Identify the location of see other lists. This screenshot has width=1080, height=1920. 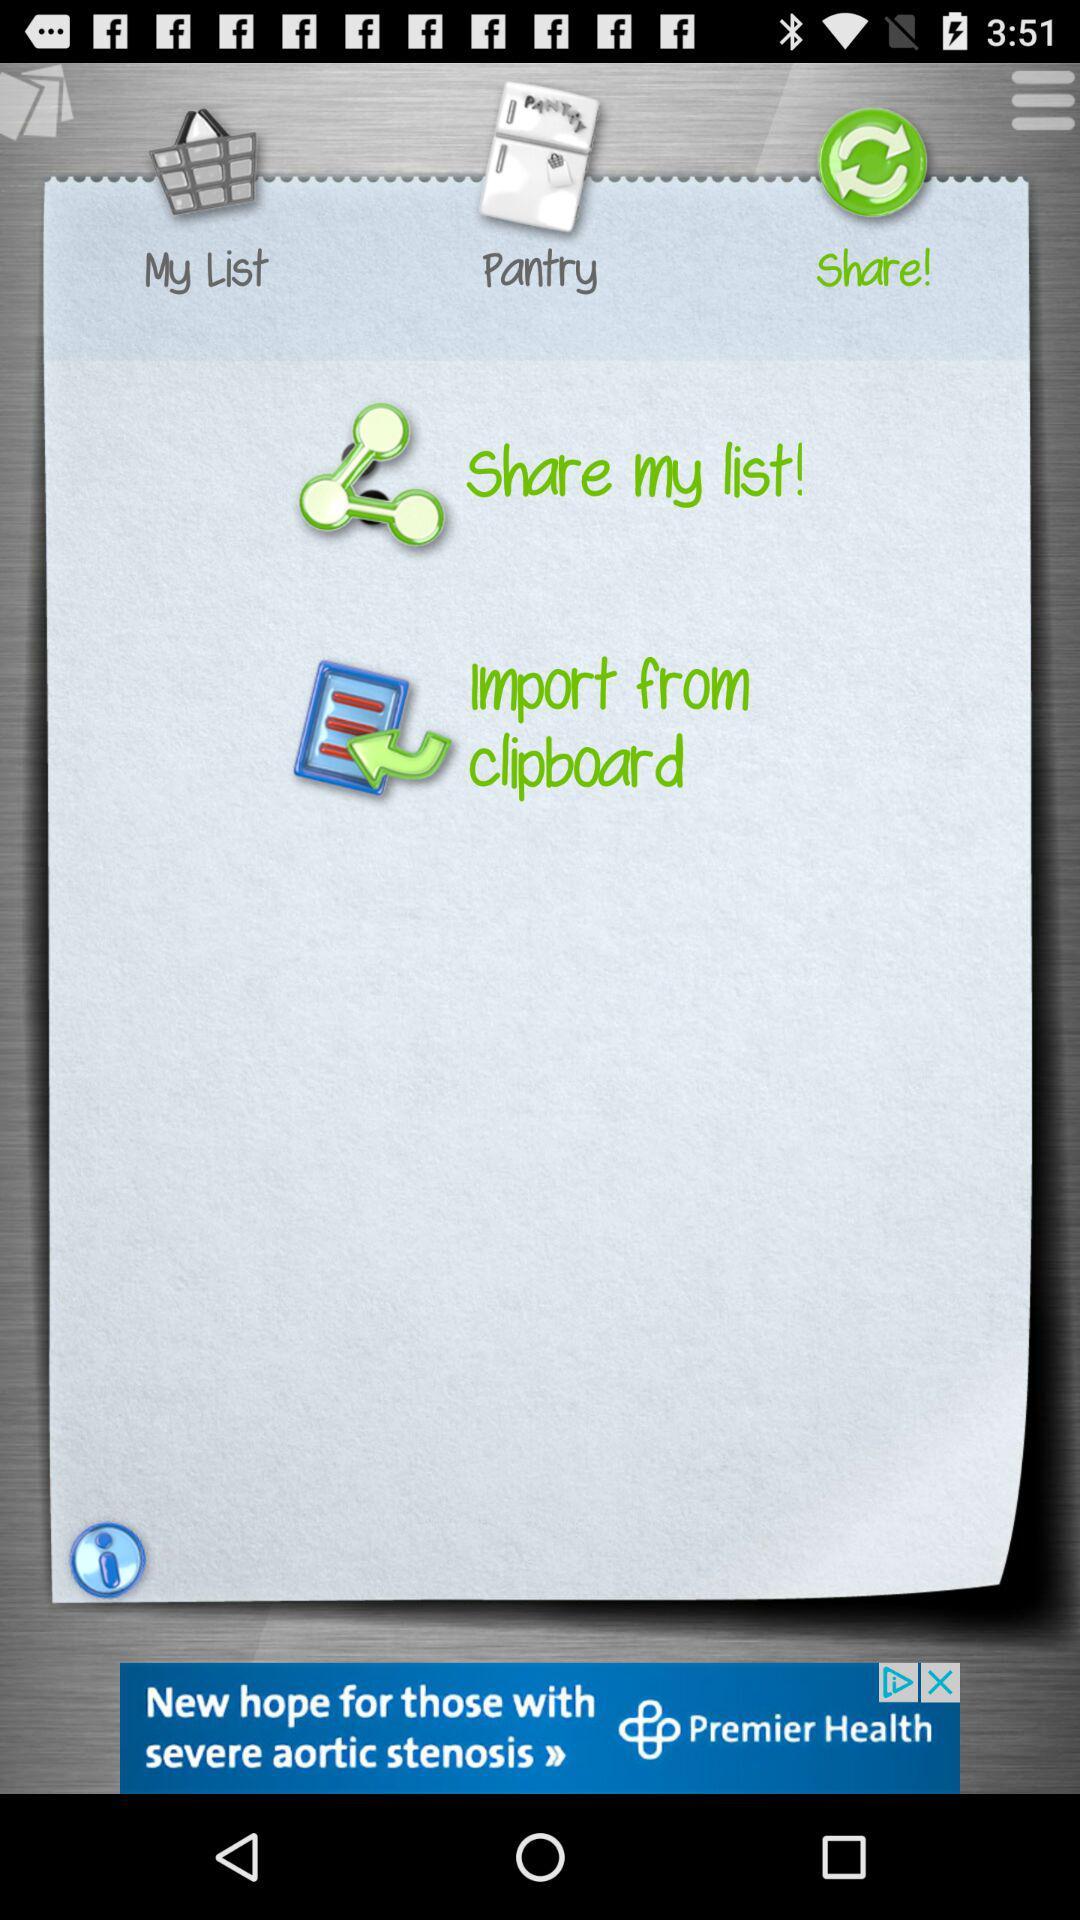
(46, 109).